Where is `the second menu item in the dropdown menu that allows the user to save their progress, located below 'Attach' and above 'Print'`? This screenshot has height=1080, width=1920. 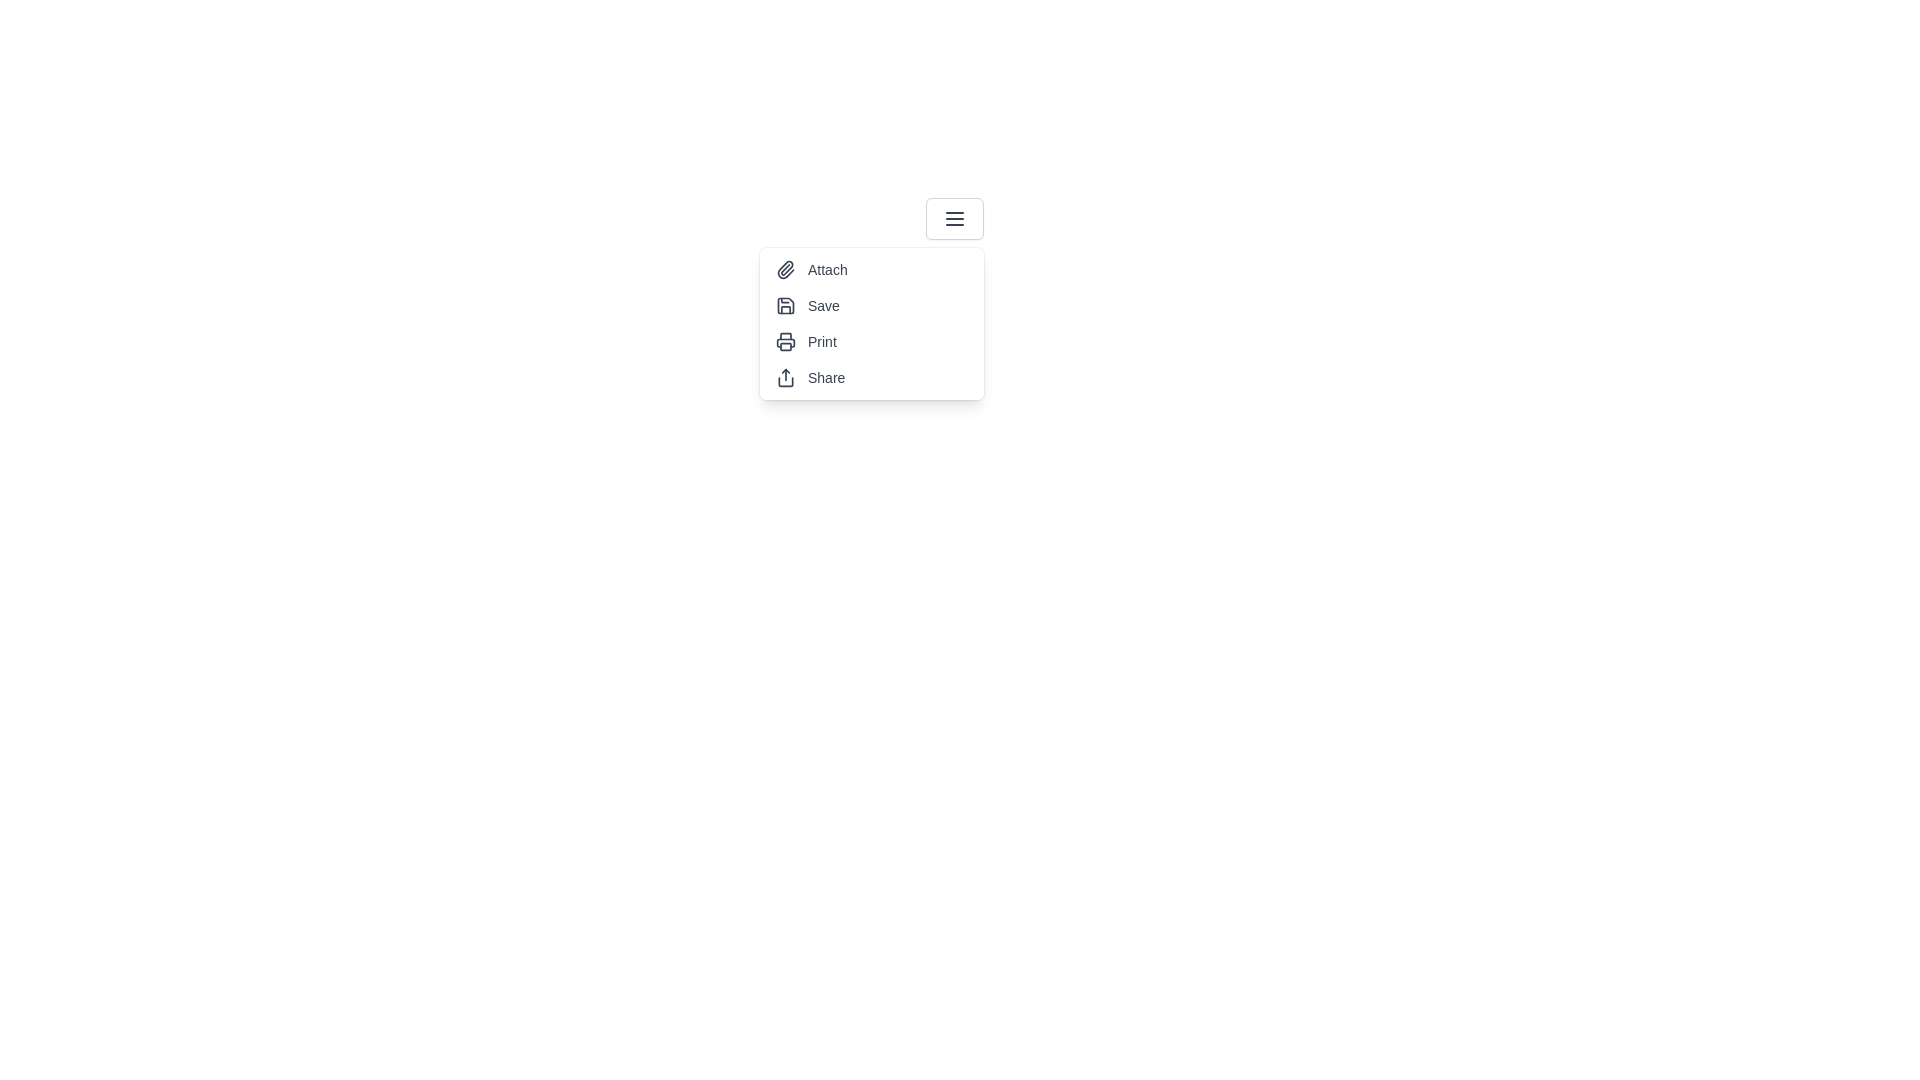 the second menu item in the dropdown menu that allows the user to save their progress, located below 'Attach' and above 'Print' is located at coordinates (872, 305).